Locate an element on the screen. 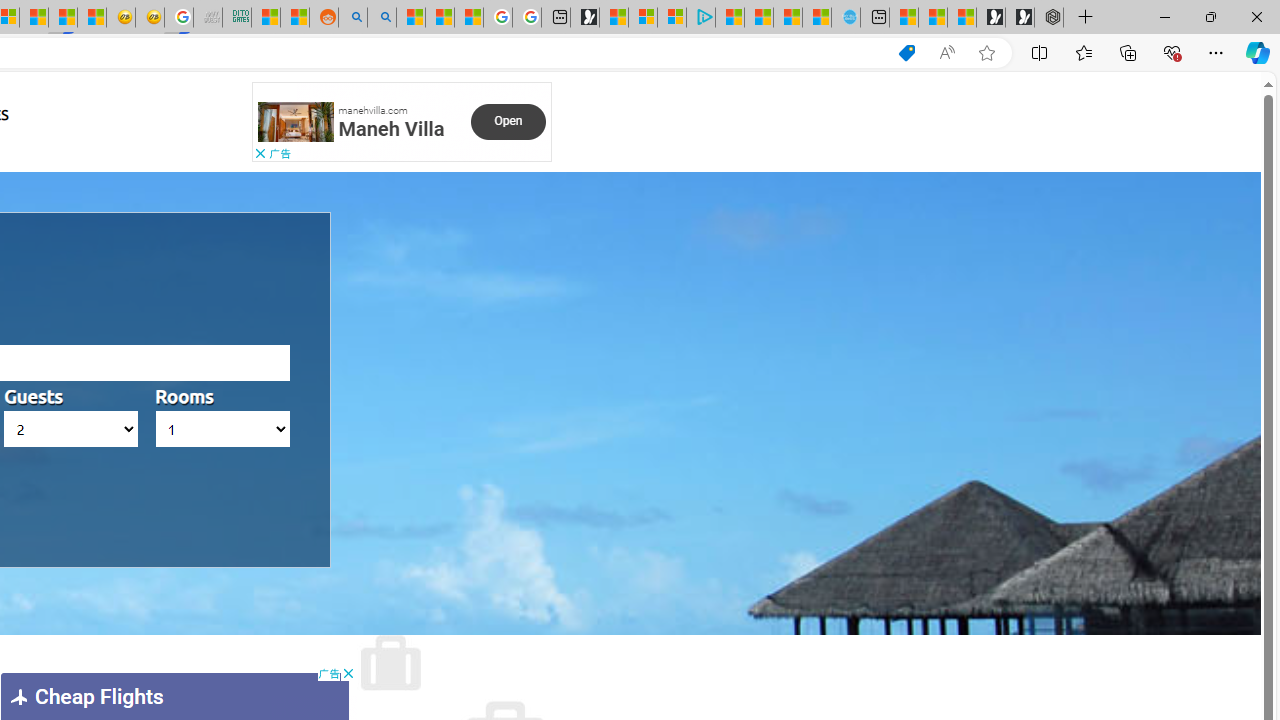 This screenshot has height=720, width=1280. 'Class: ns-pn6gp-e-2 svg-anchor text-button-final' is located at coordinates (508, 121).